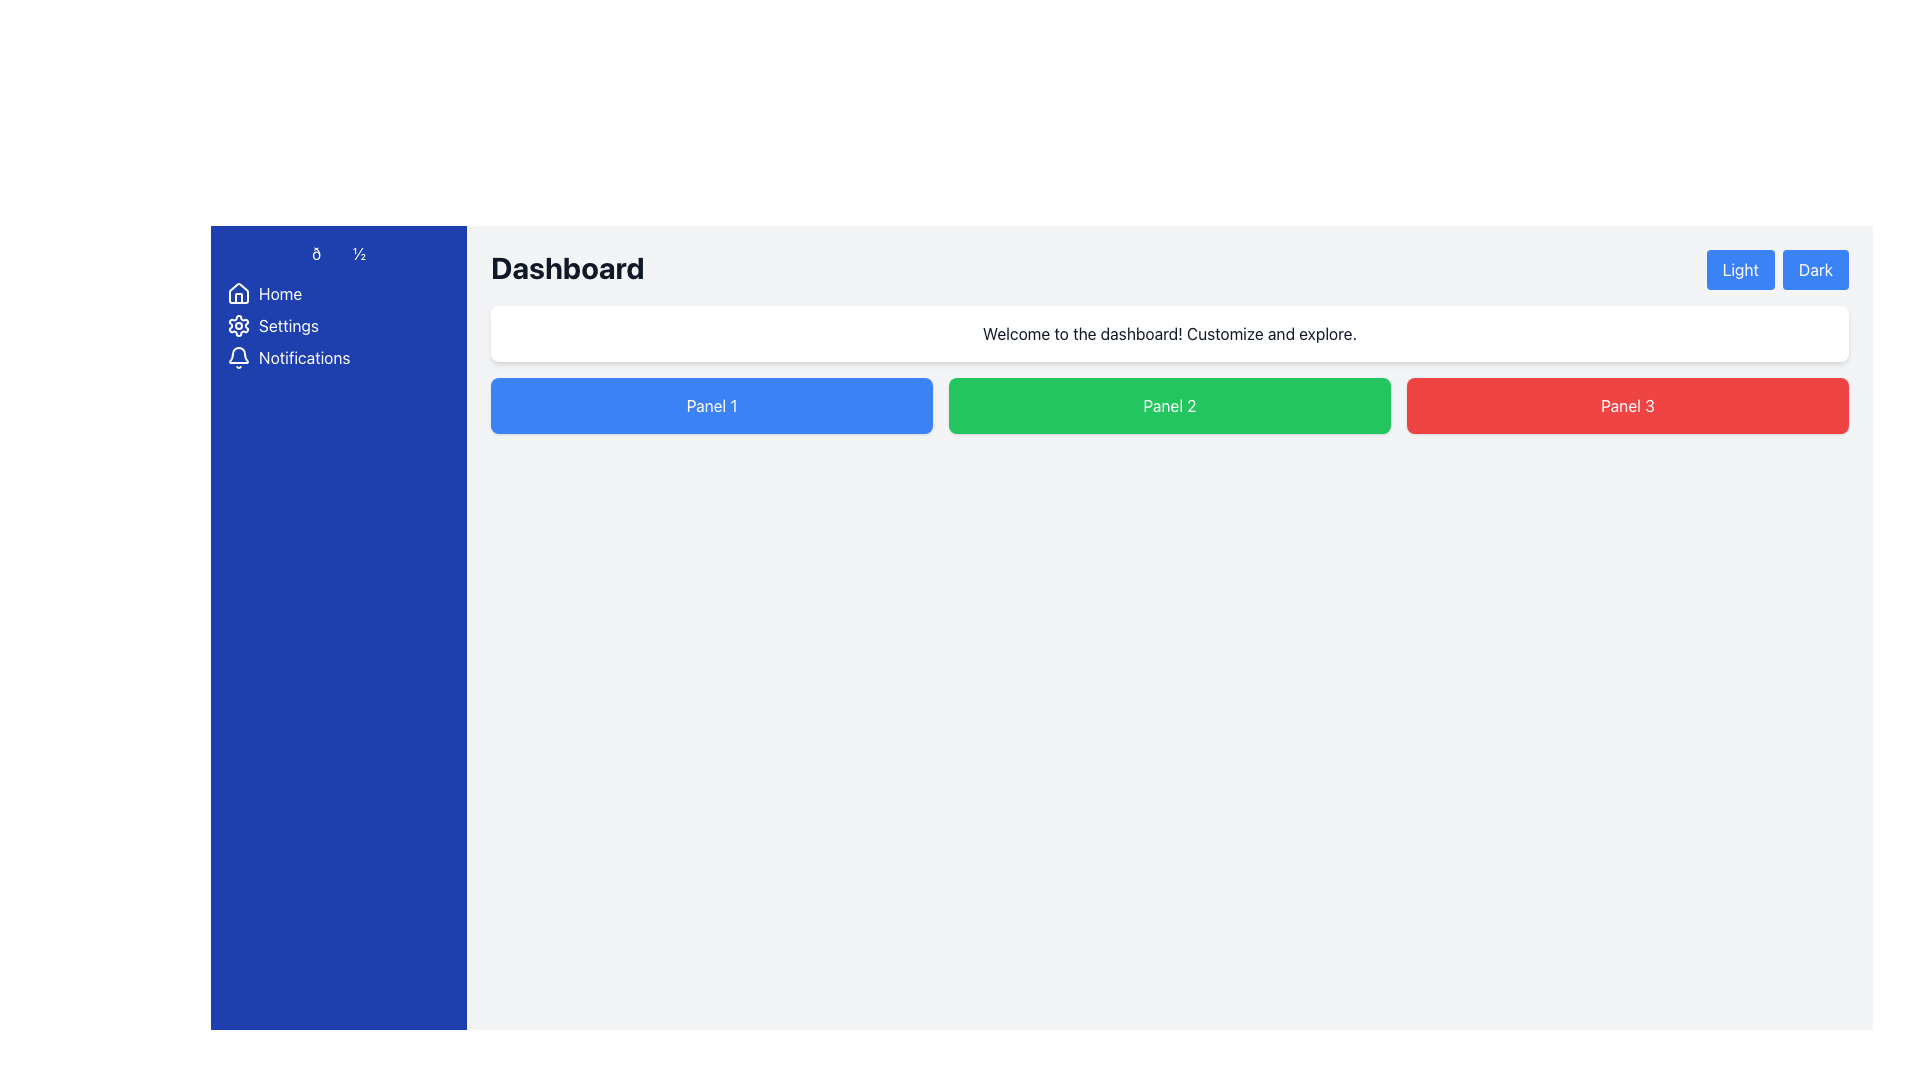  What do you see at coordinates (303, 357) in the screenshot?
I see `the text label located in the left sidebar, third from the top below the 'Settings' section` at bounding box center [303, 357].